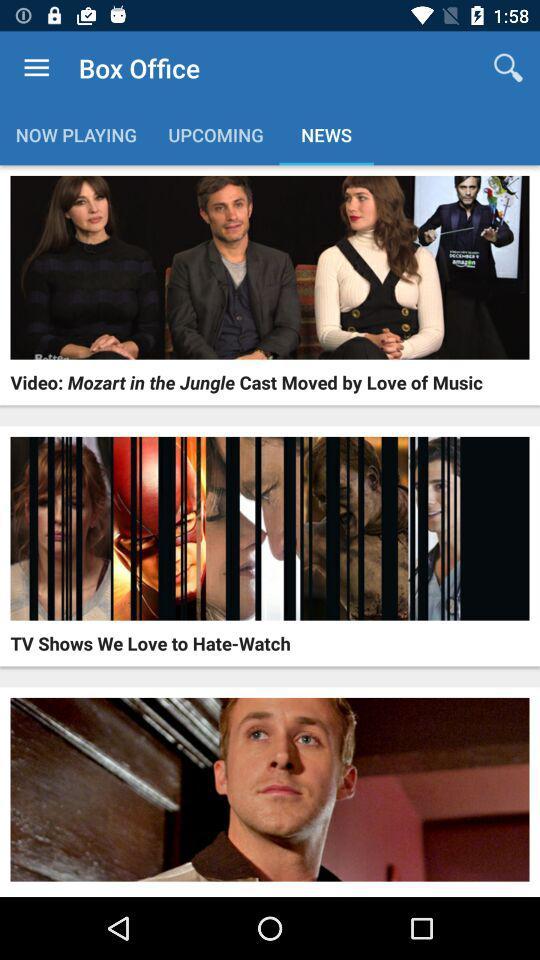  What do you see at coordinates (36, 68) in the screenshot?
I see `icon next to the box office item` at bounding box center [36, 68].